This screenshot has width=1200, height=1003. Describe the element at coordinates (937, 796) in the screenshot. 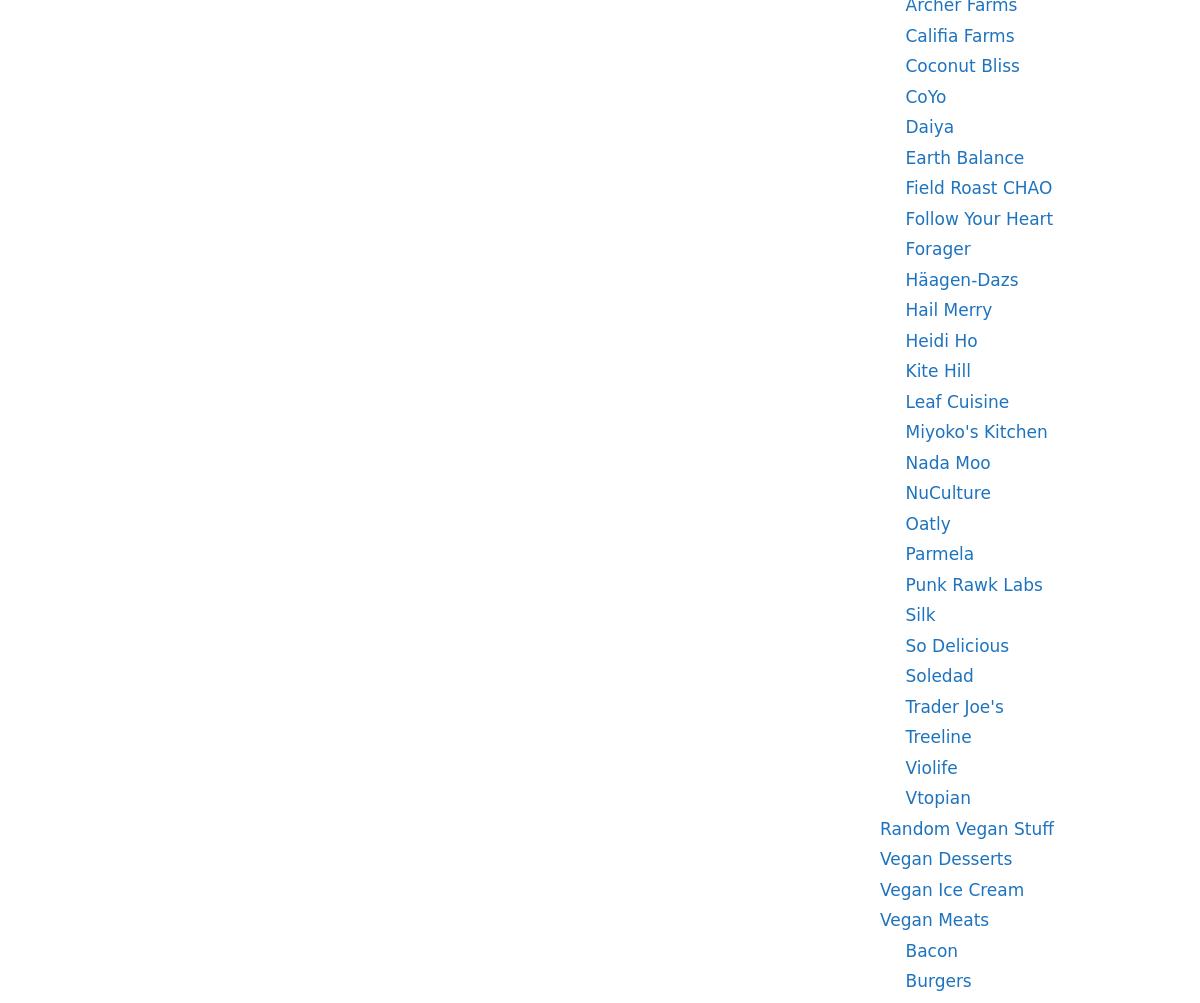

I see `'Vtopian'` at that location.